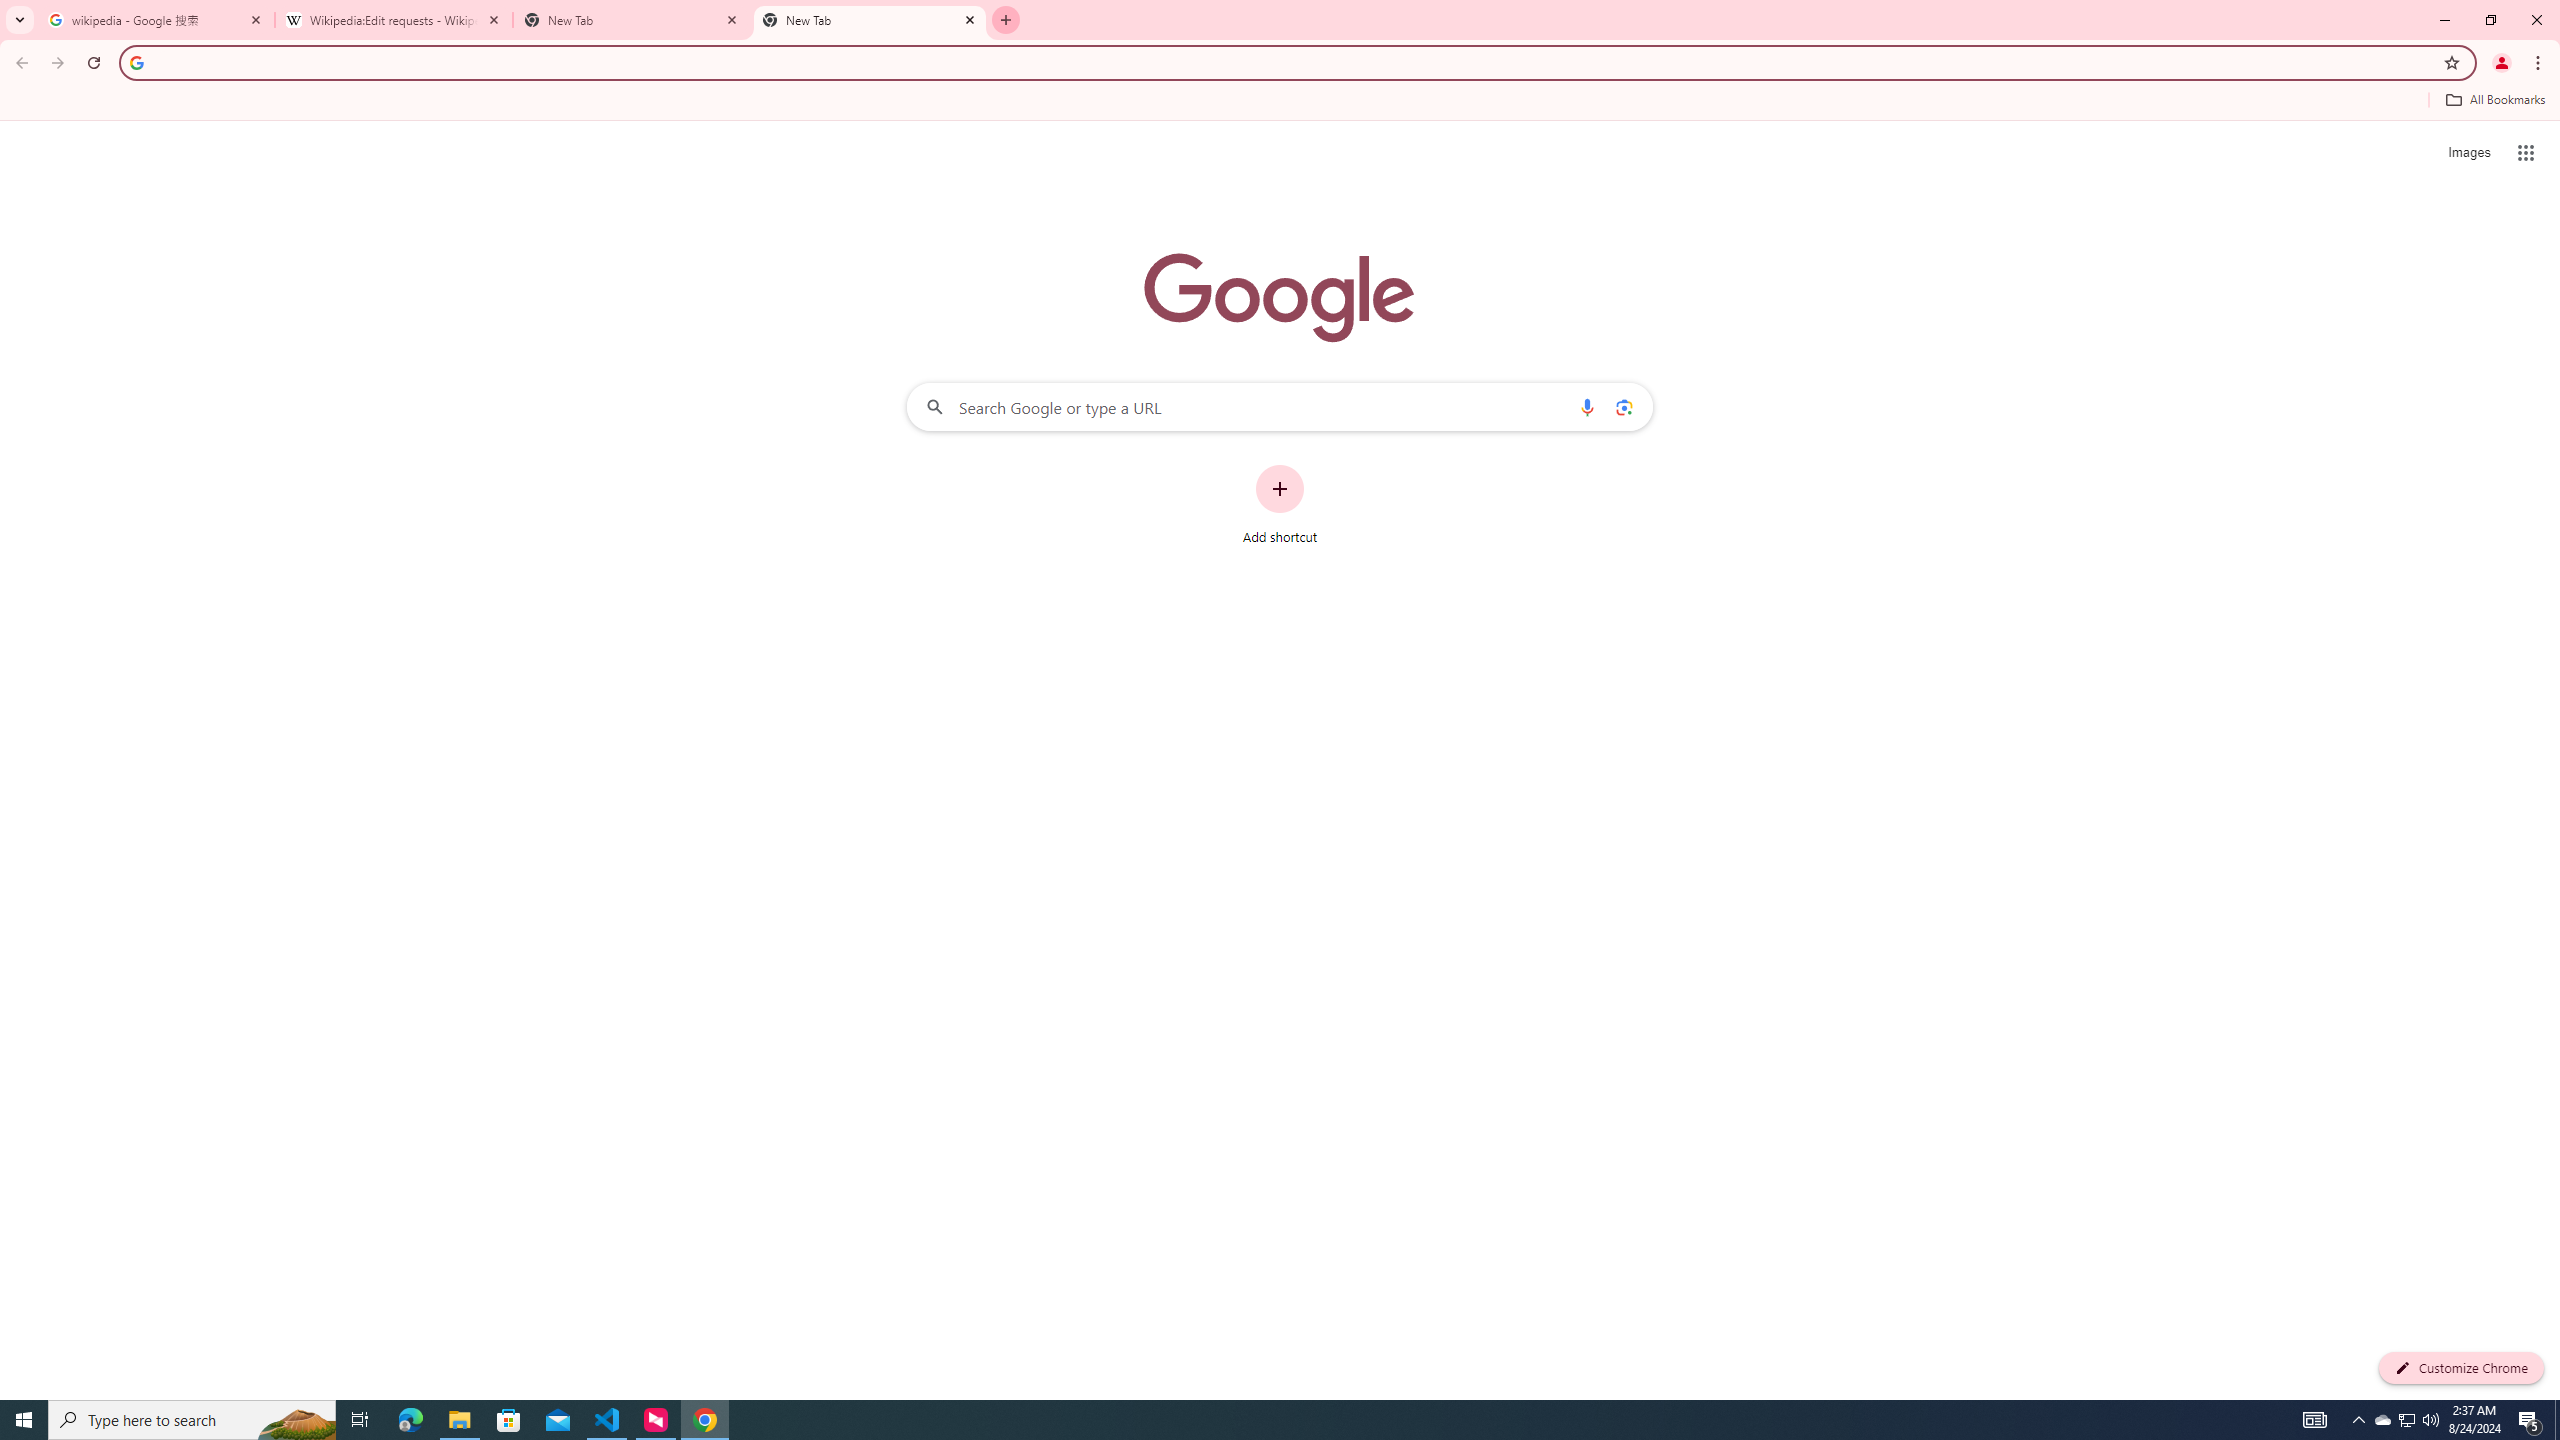 Image resolution: width=2560 pixels, height=1440 pixels. What do you see at coordinates (2461, 1367) in the screenshot?
I see `'Customize Chrome'` at bounding box center [2461, 1367].